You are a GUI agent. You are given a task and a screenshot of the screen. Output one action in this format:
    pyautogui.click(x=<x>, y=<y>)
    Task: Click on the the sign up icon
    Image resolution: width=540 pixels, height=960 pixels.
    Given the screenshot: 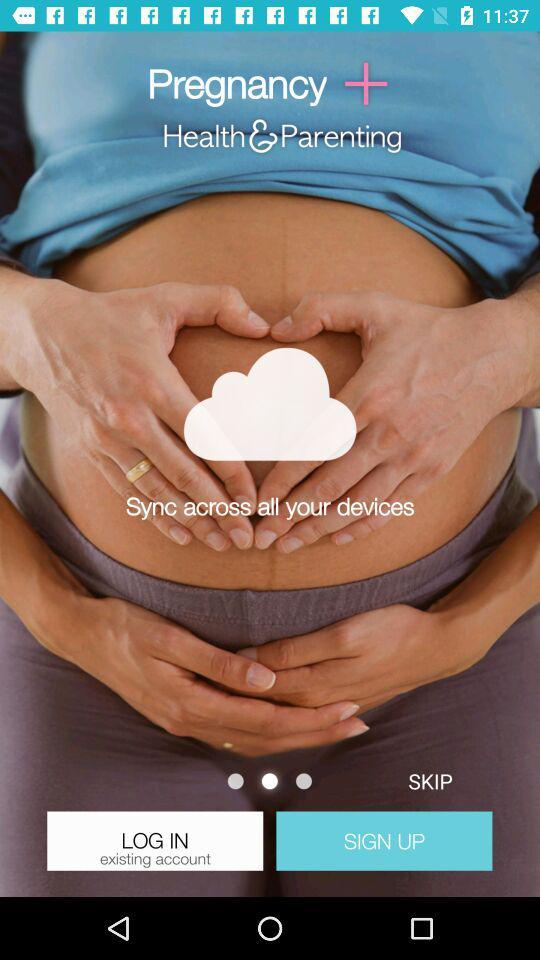 What is the action you would take?
    pyautogui.click(x=384, y=840)
    